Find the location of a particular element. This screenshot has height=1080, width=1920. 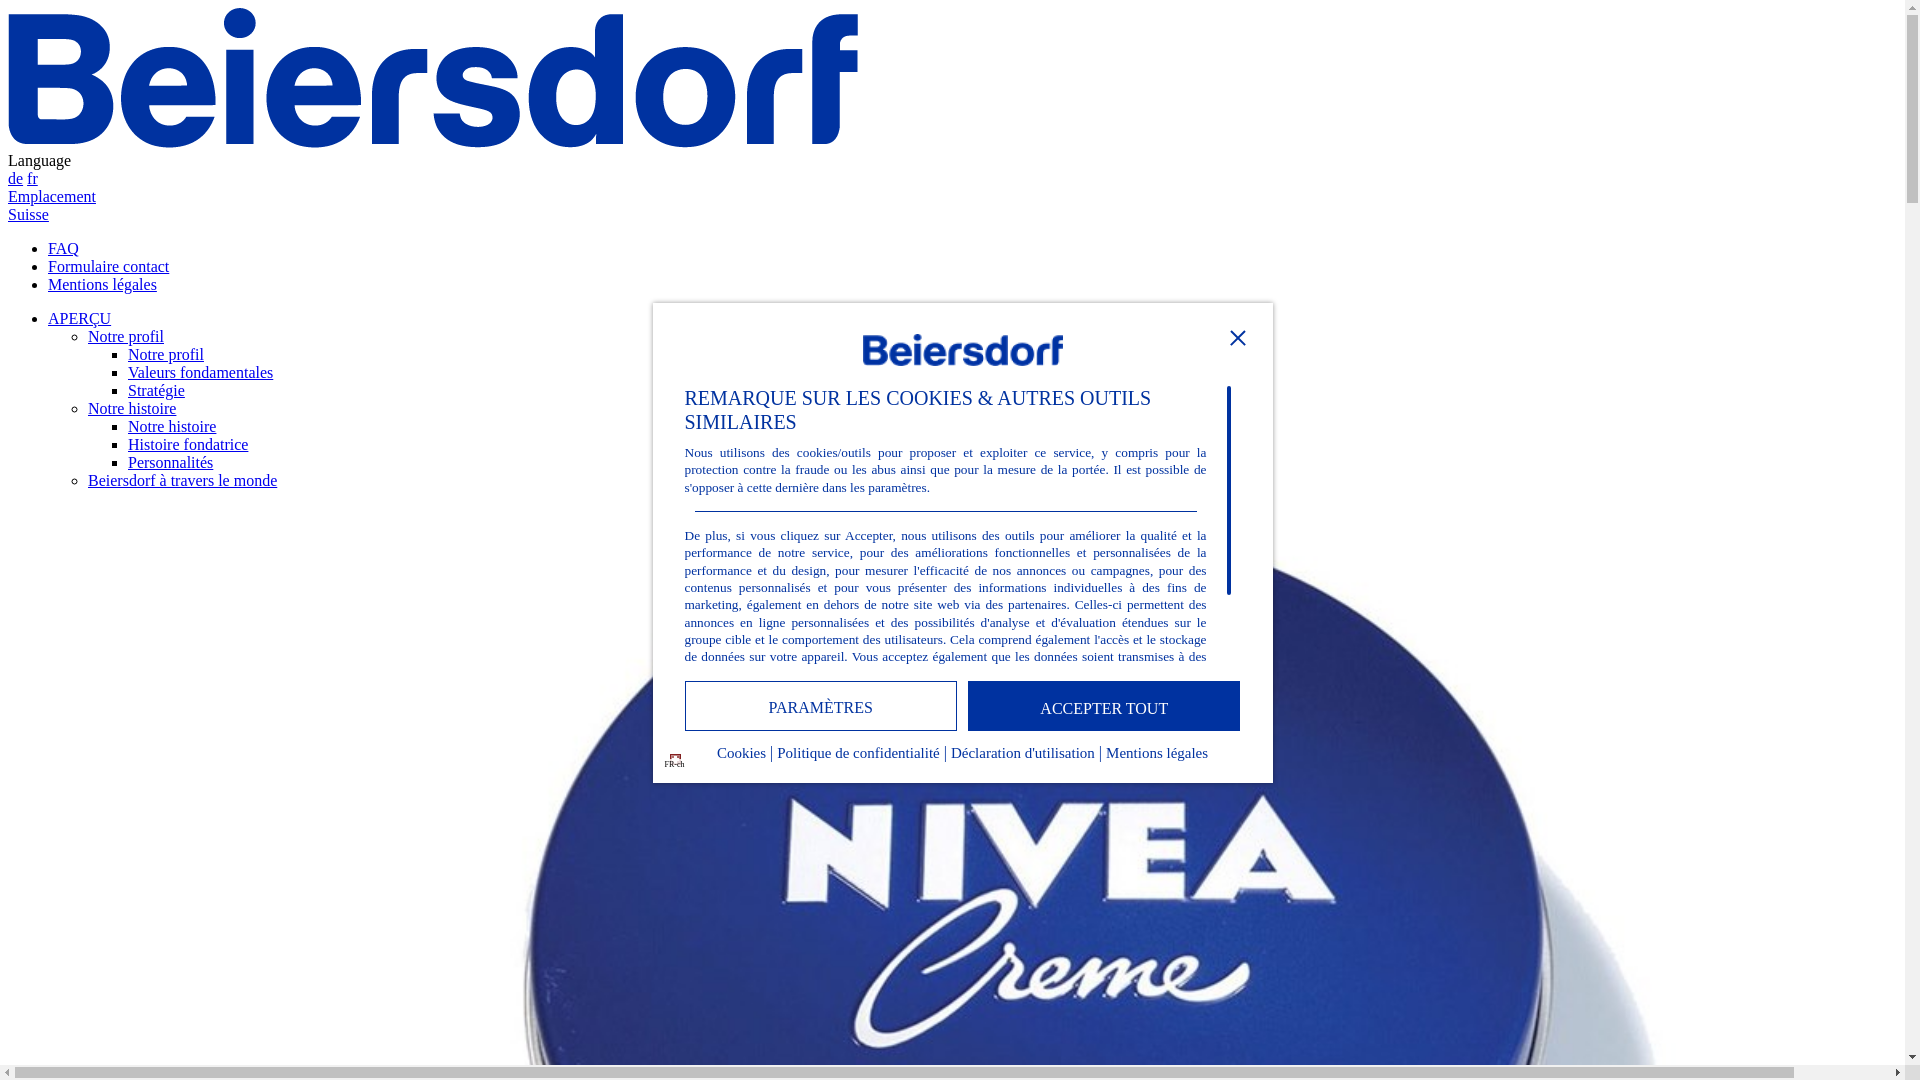

'Valeurs fondamentales' is located at coordinates (200, 372).